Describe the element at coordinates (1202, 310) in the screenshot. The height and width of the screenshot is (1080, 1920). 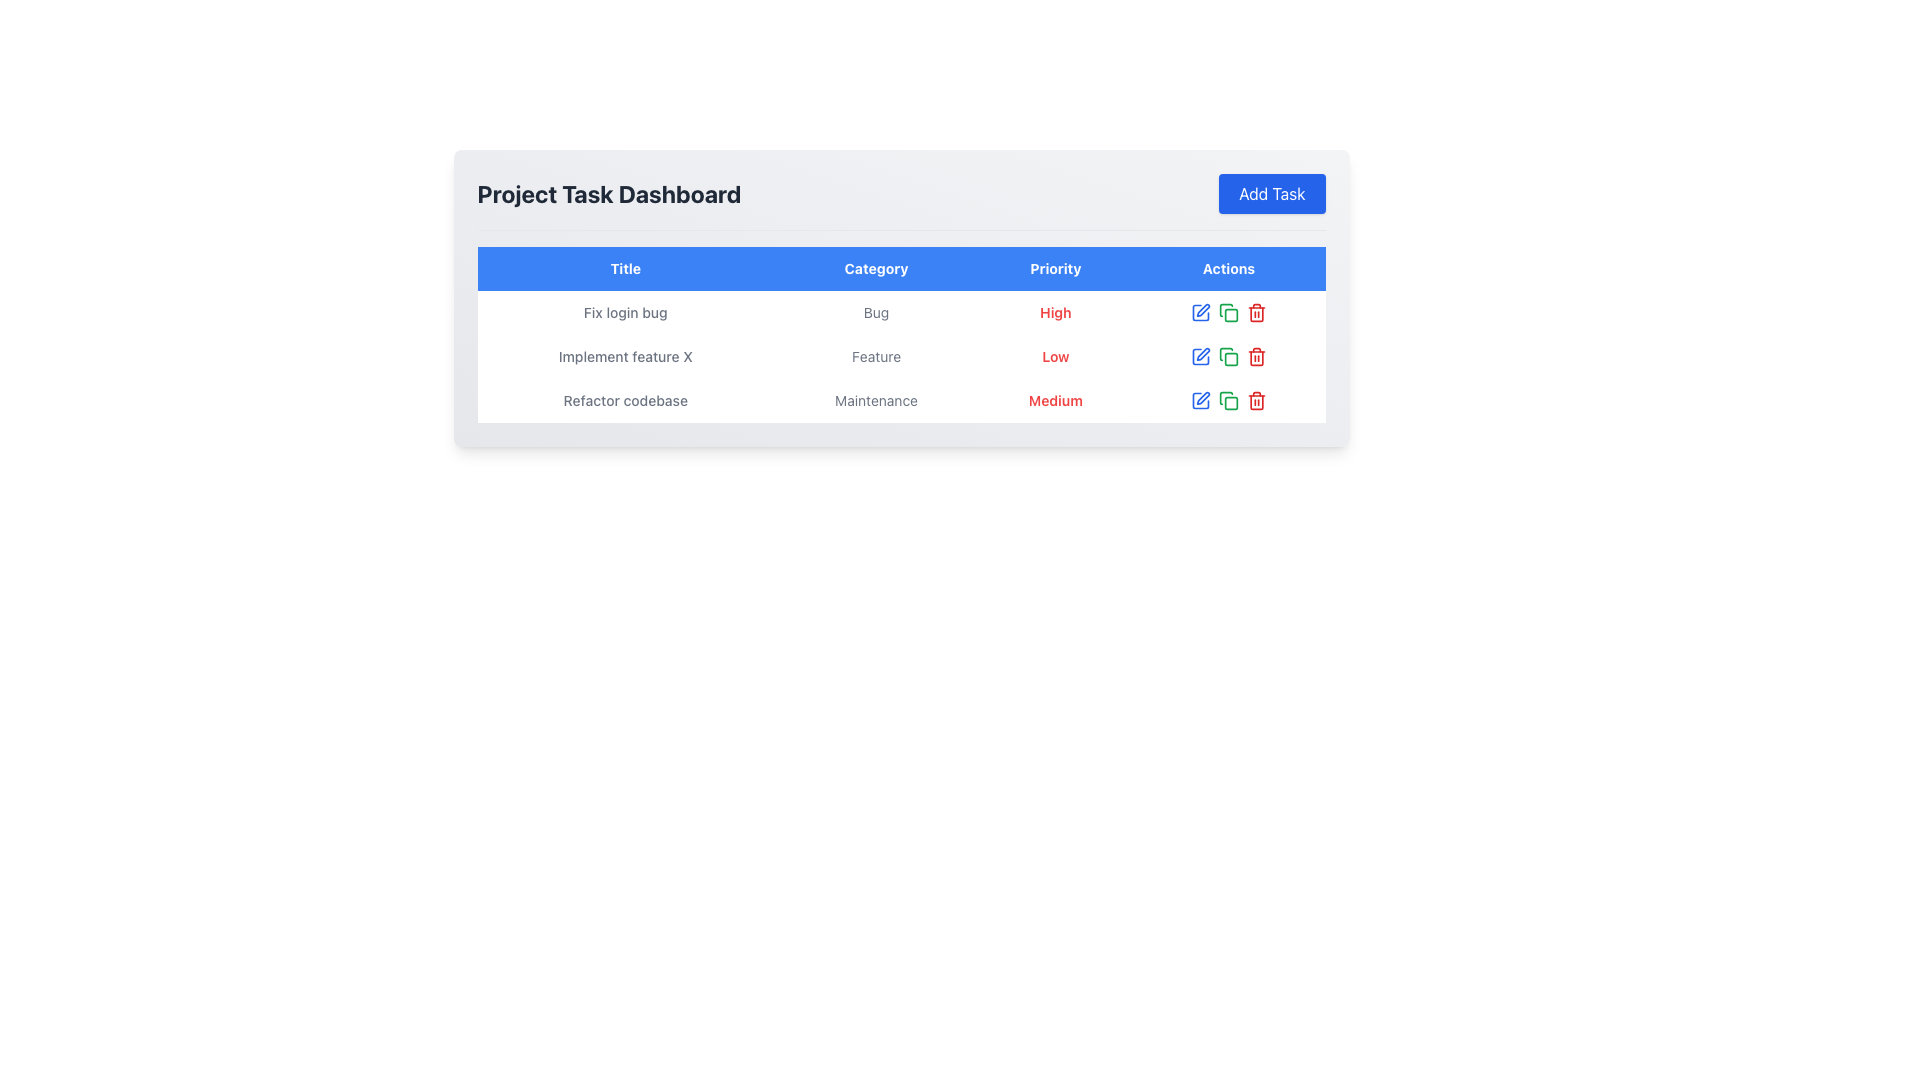
I see `the small pen or edit icon located in the 'Actions' column next to the 'Fix login bug' row to initiate the edit action` at that location.